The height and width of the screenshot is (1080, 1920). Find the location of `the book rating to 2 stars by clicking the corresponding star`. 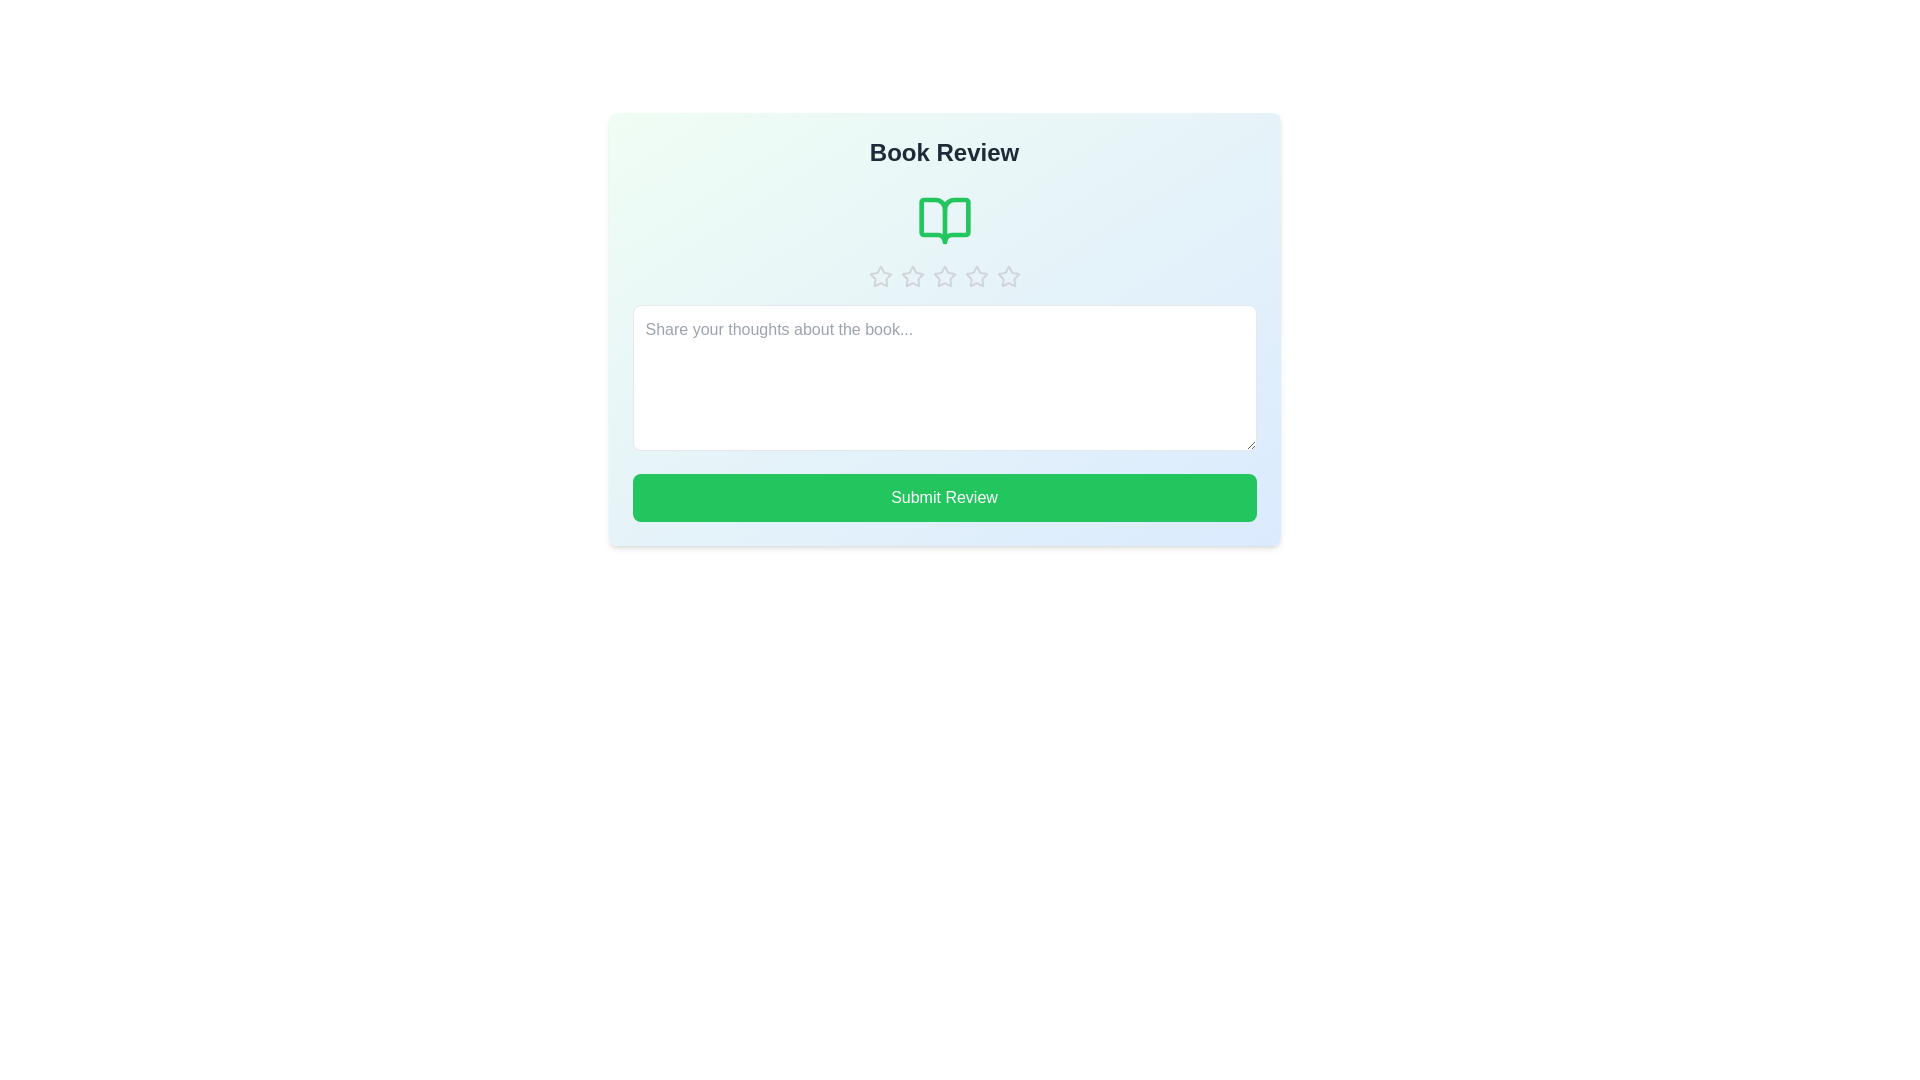

the book rating to 2 stars by clicking the corresponding star is located at coordinates (911, 277).